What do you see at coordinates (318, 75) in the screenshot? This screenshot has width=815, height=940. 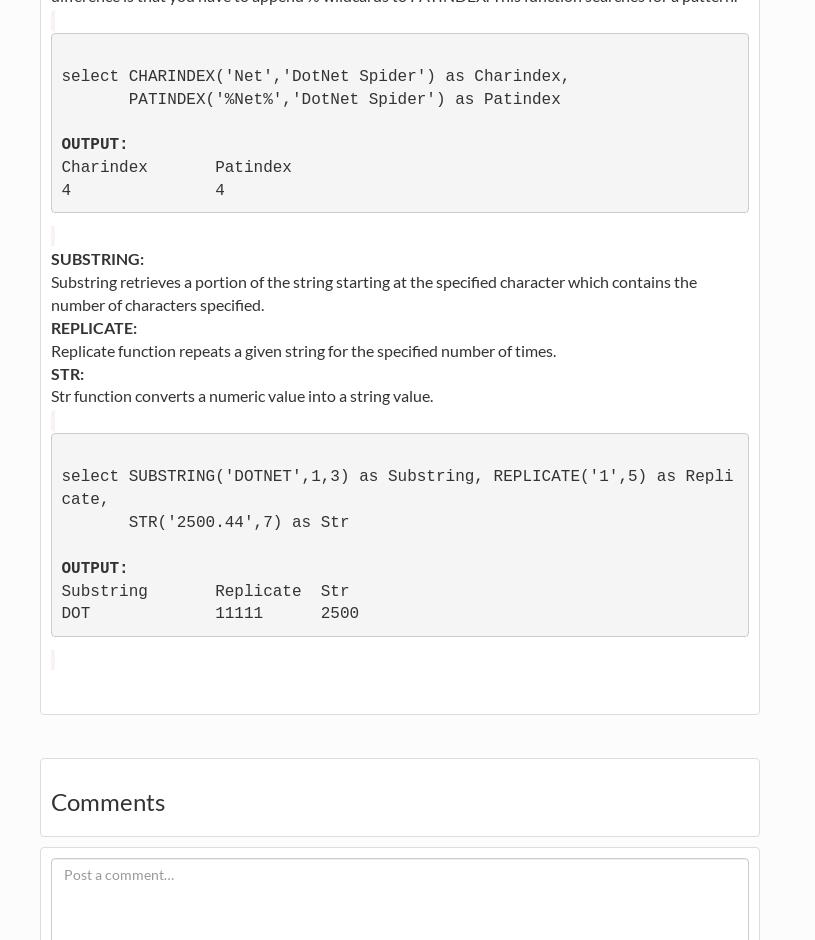 I see `'select CHARINDEX('Net','DotNet Spider') as Charindex,'` at bounding box center [318, 75].